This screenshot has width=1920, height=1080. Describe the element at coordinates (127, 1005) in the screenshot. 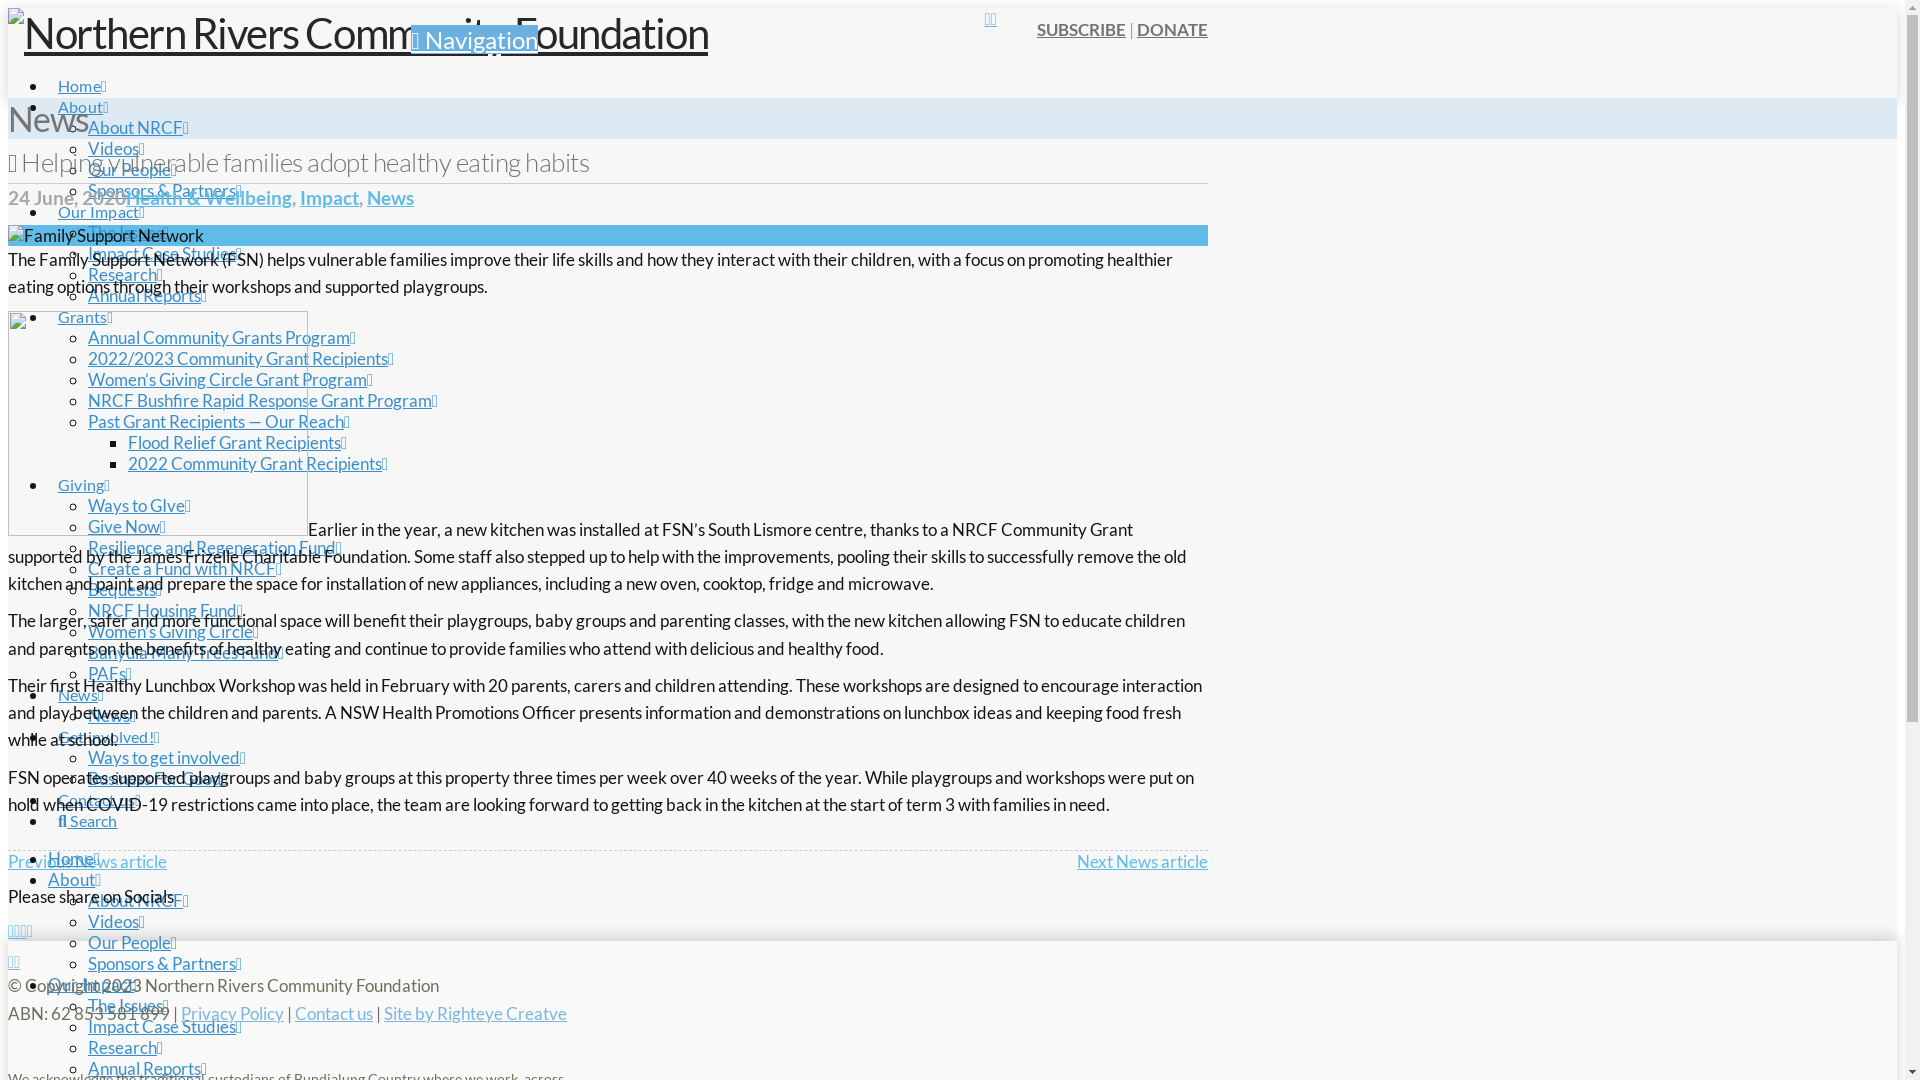

I see `'The Issues'` at that location.